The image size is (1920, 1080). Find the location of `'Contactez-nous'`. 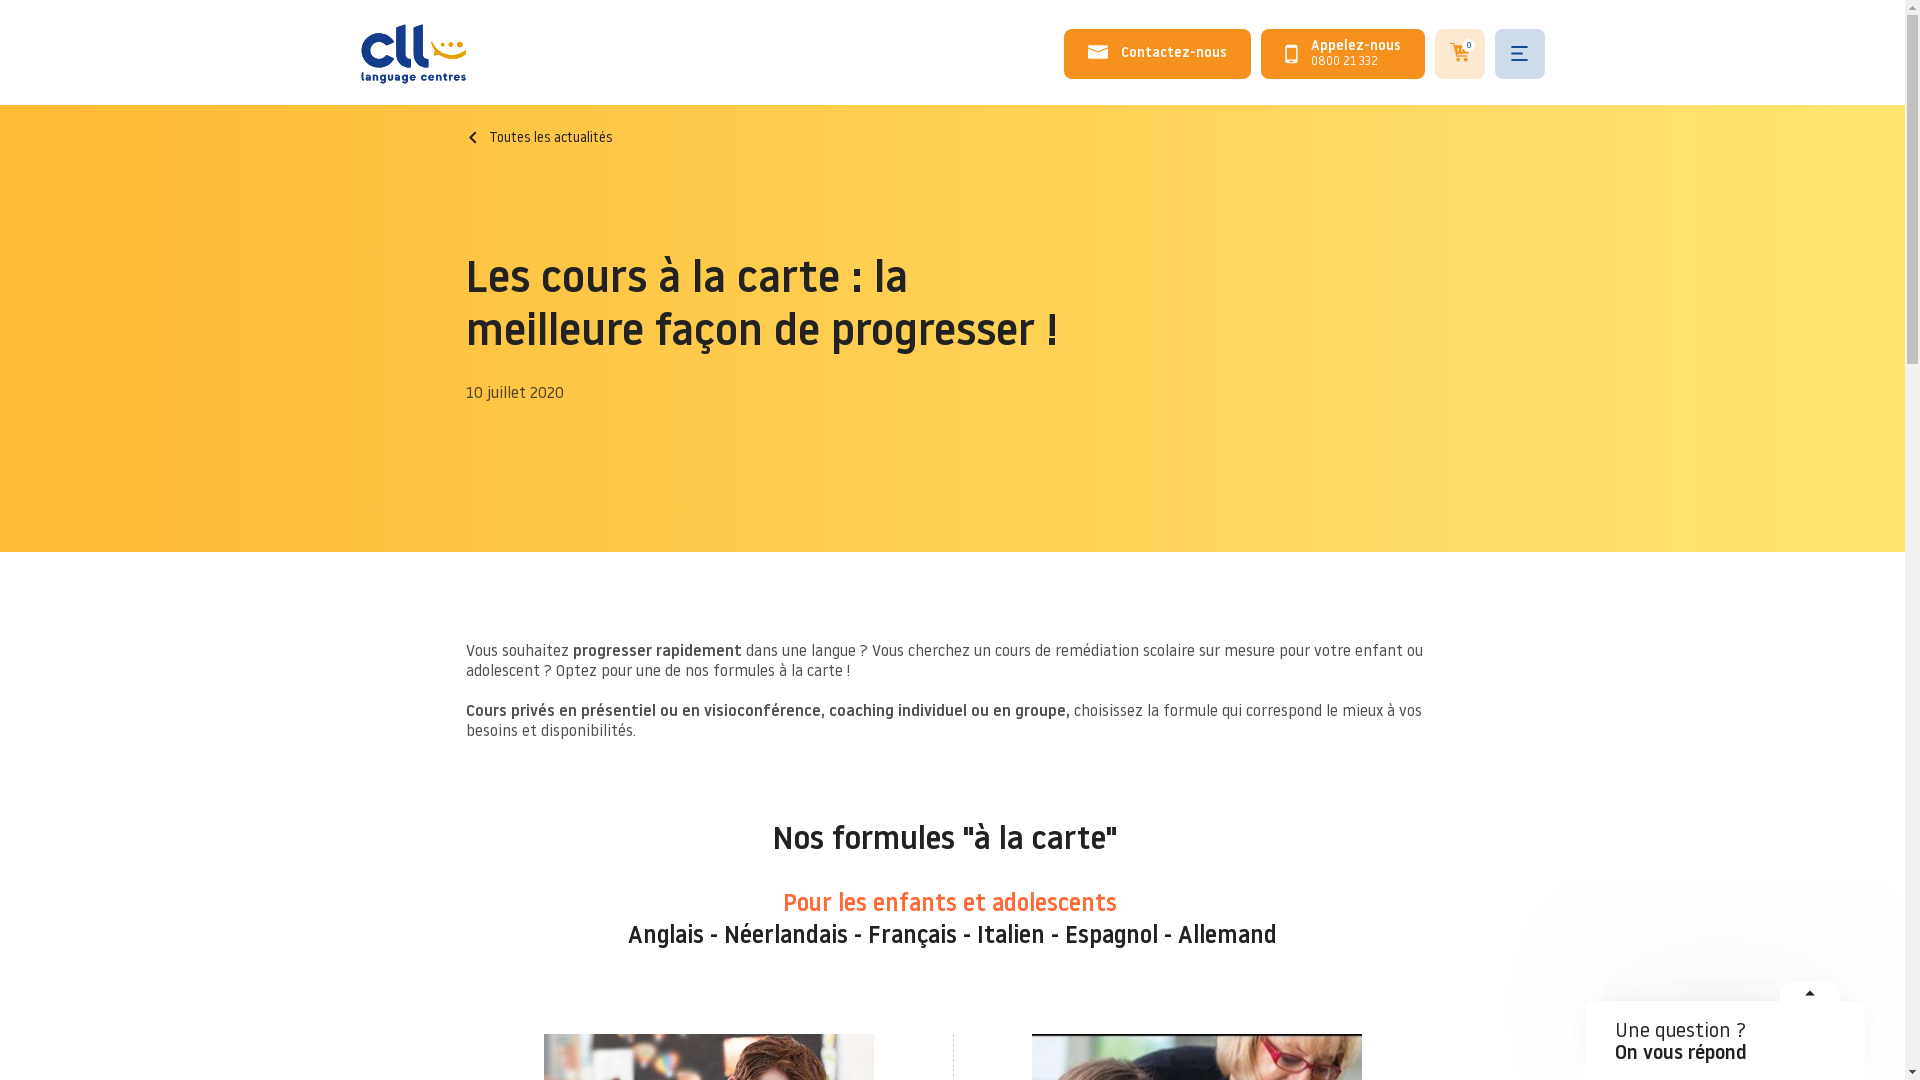

'Contactez-nous' is located at coordinates (1157, 53).